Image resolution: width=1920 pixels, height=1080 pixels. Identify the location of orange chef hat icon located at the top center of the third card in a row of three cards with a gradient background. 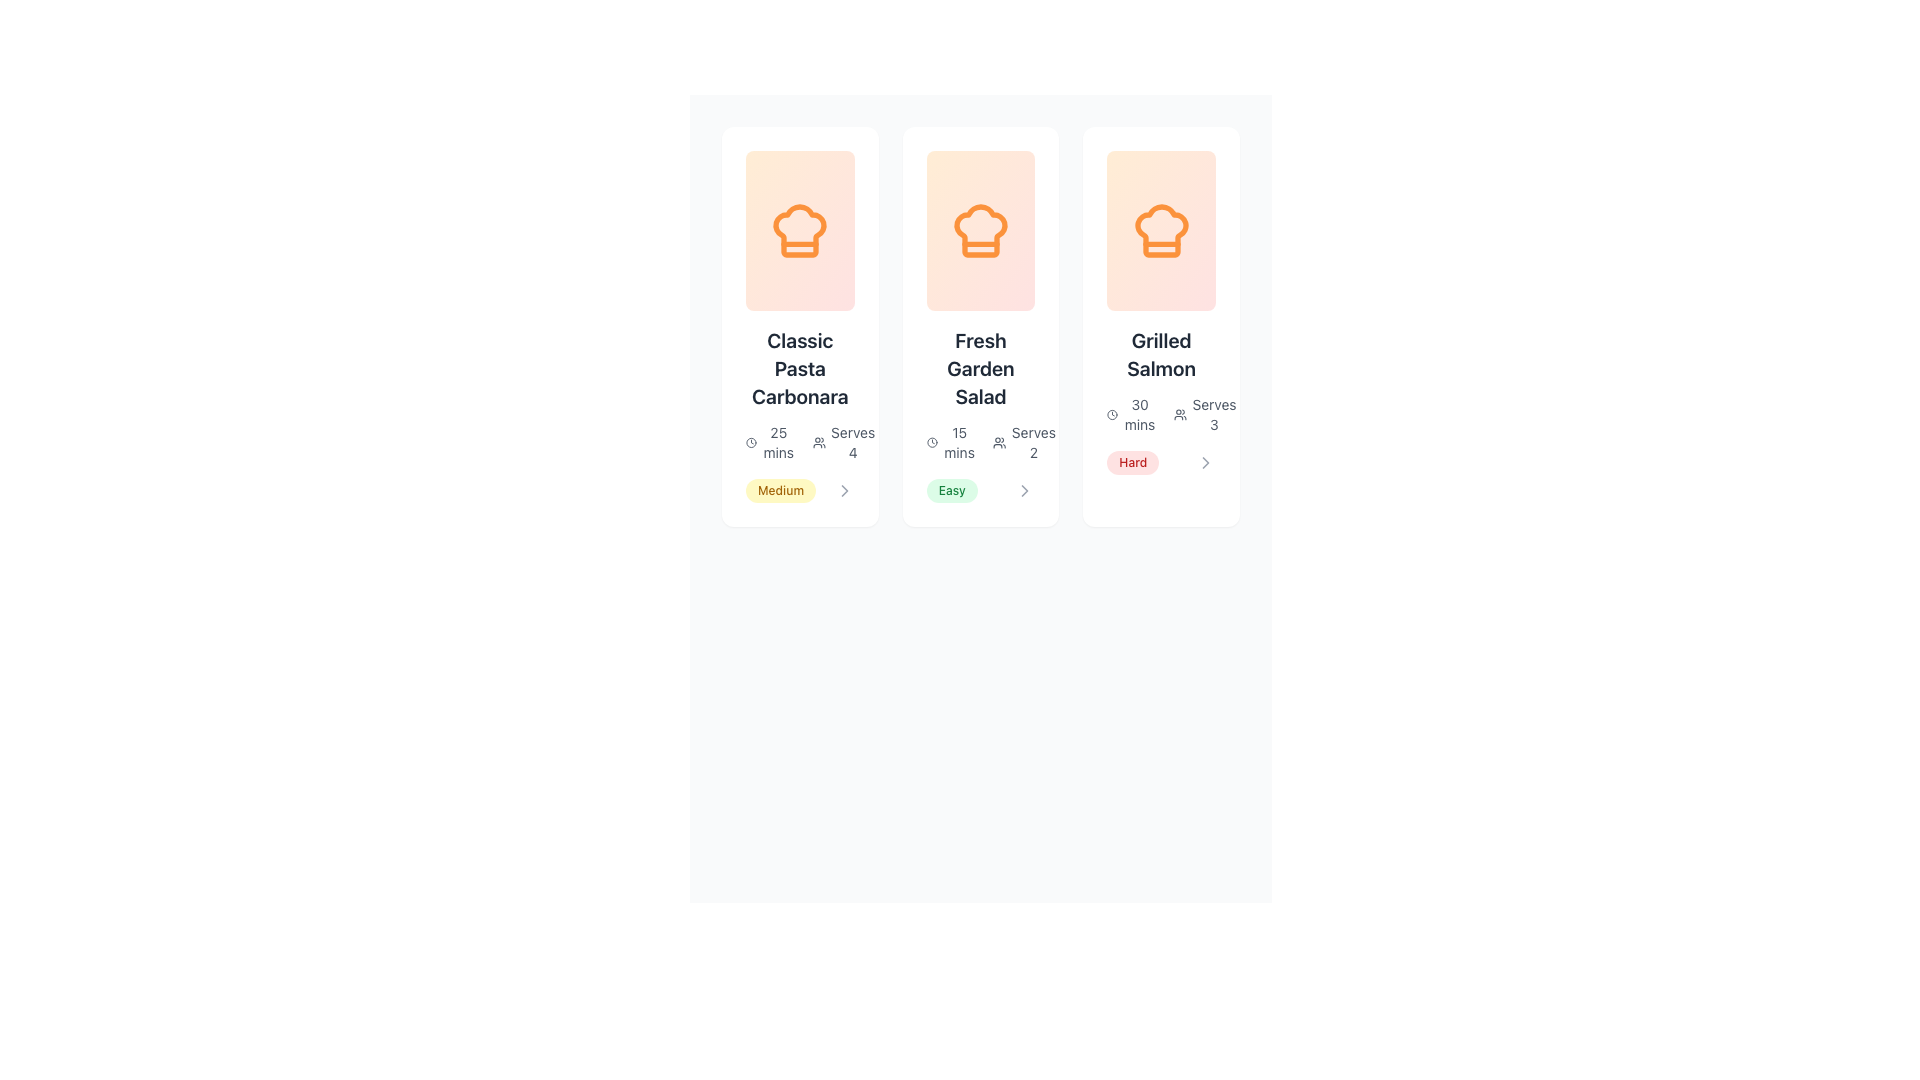
(1161, 230).